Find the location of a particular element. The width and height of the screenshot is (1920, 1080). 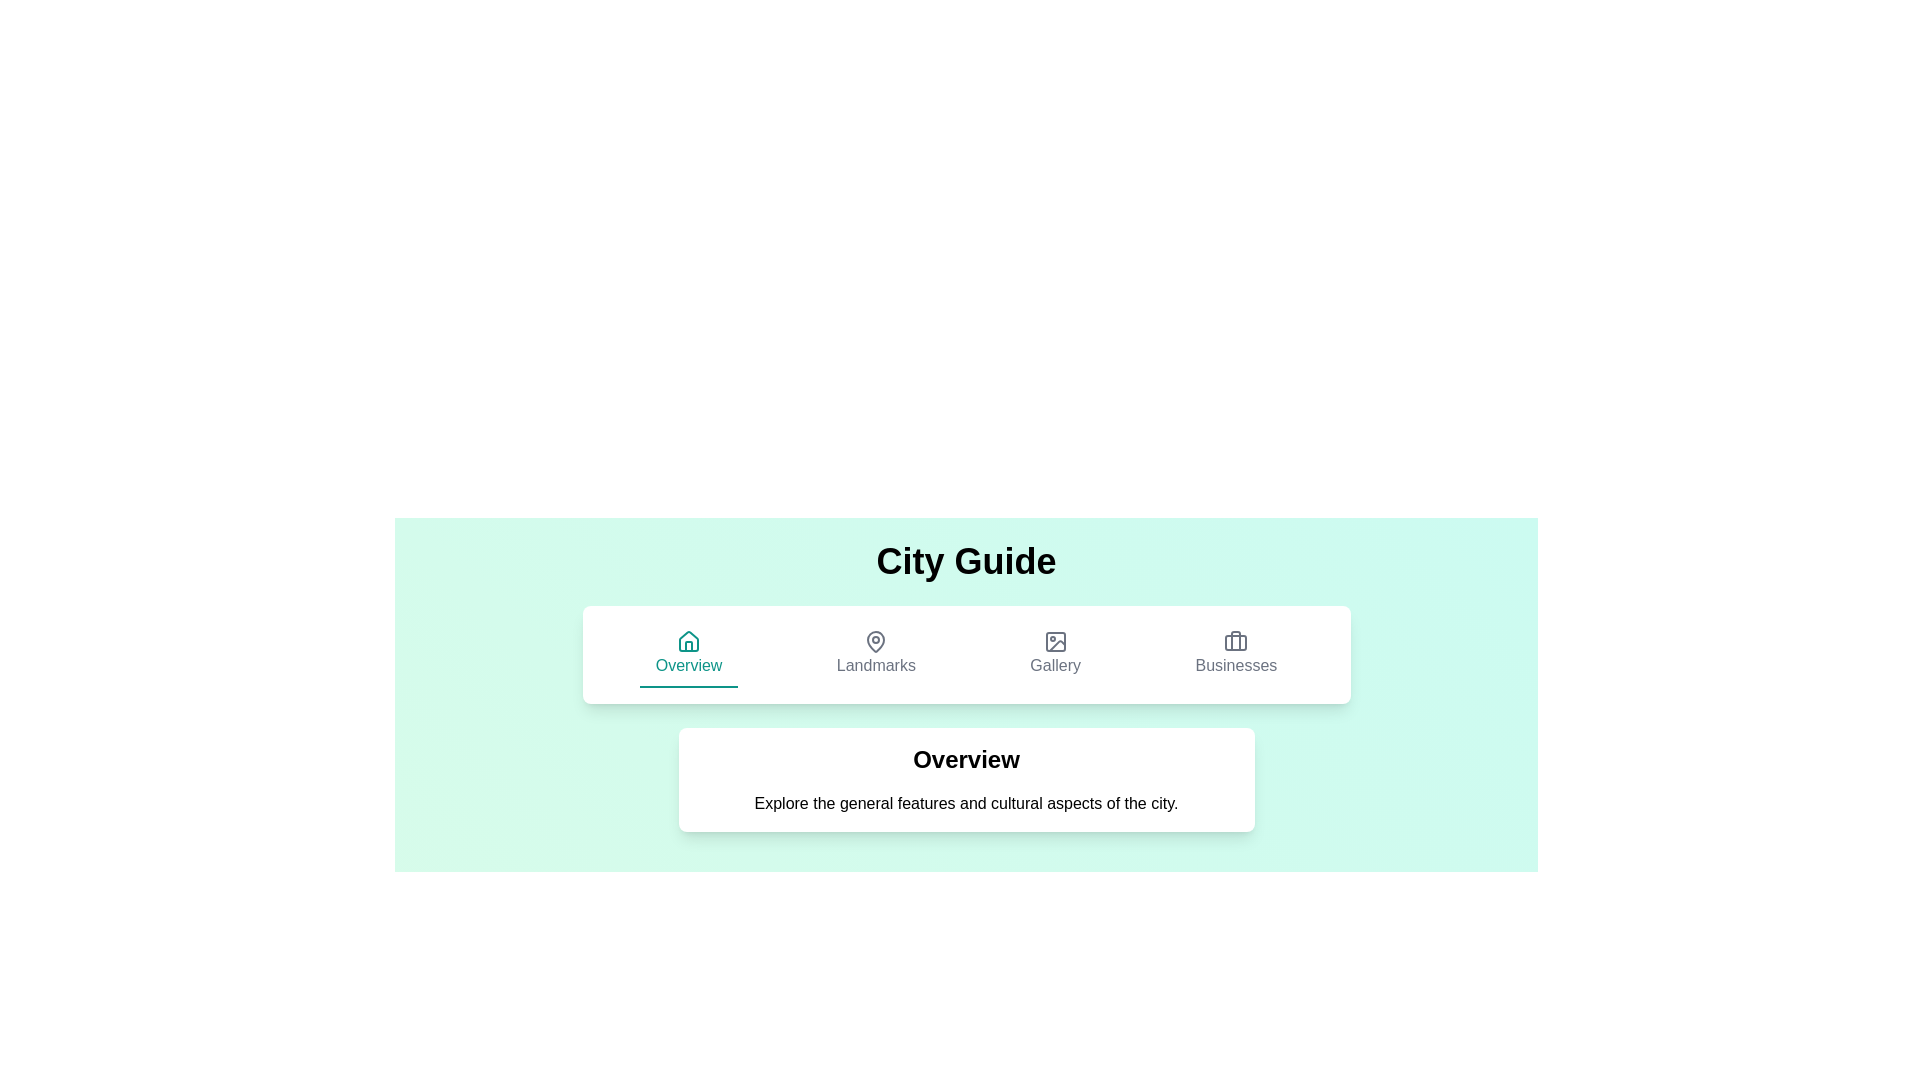

the map pin graphic icon in the horizontal navigation menu below 'City Guide' is located at coordinates (875, 640).